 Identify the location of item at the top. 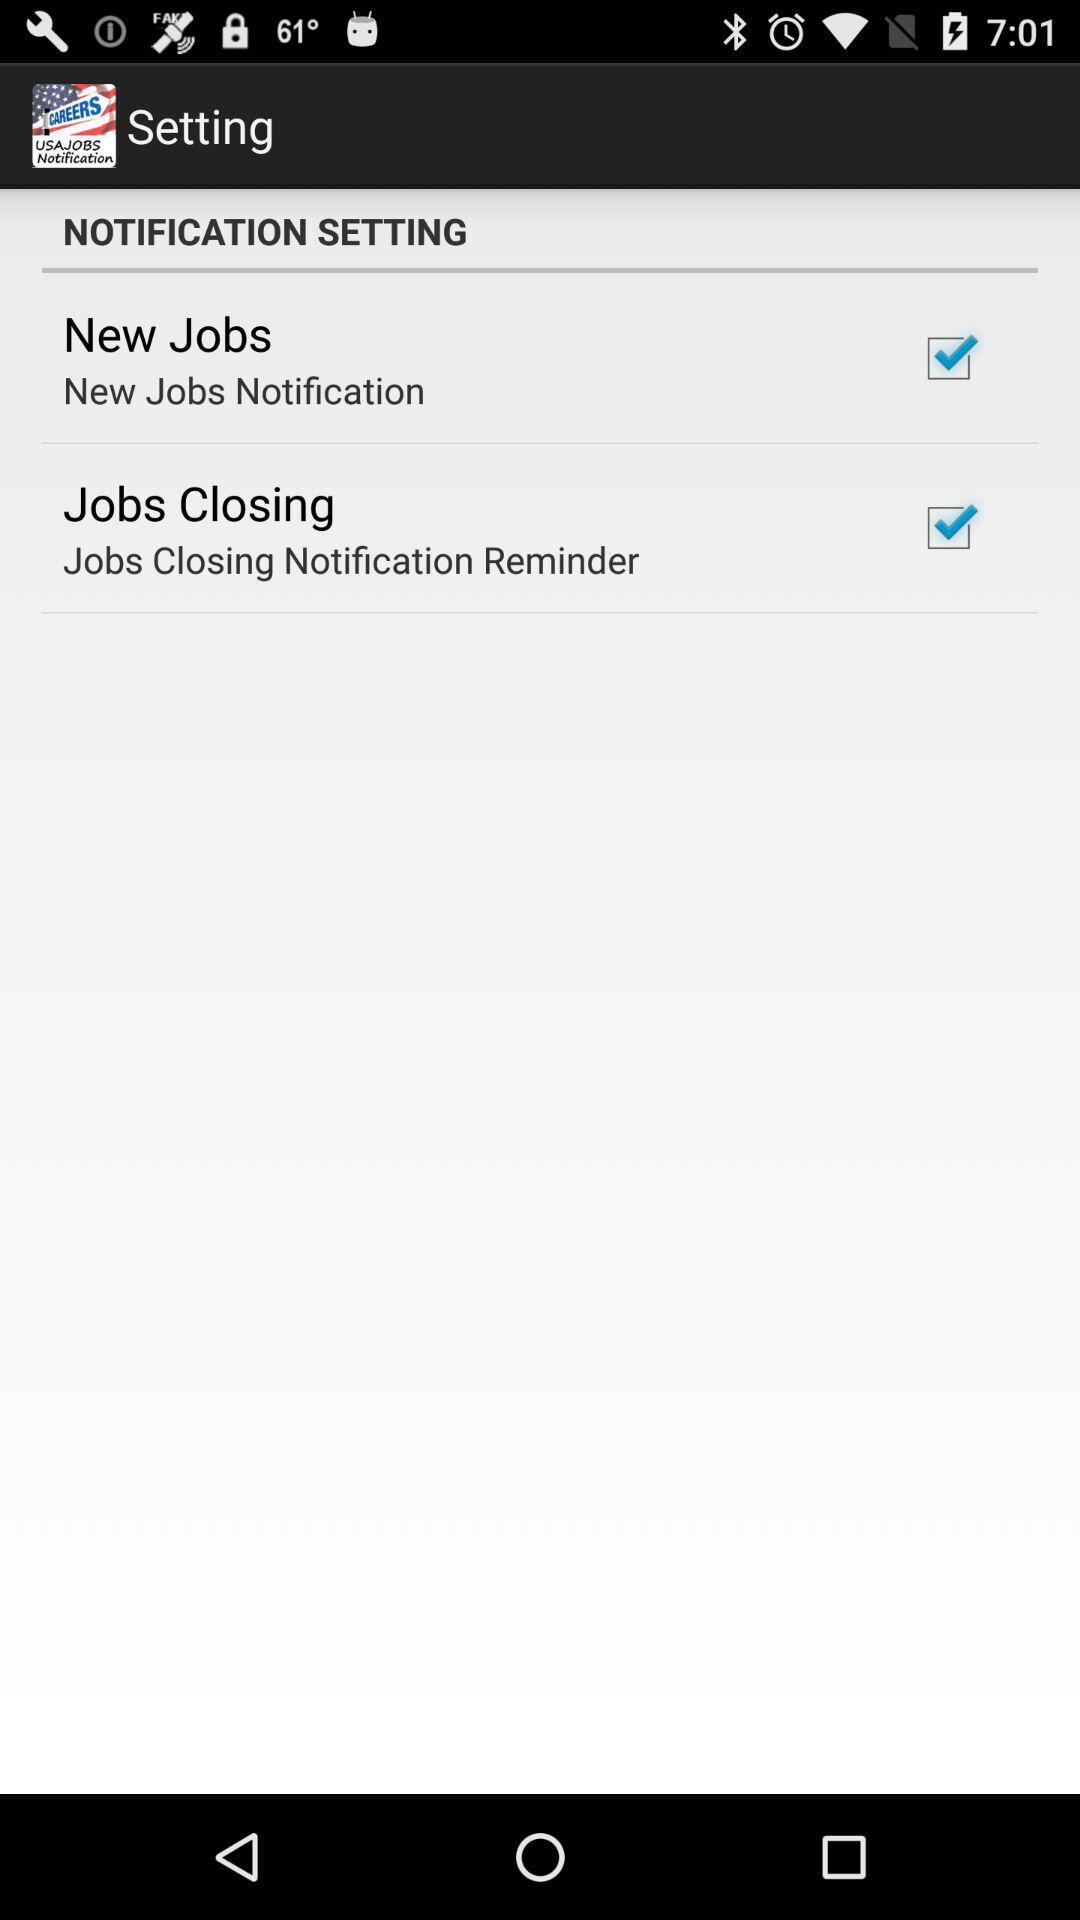
(540, 230).